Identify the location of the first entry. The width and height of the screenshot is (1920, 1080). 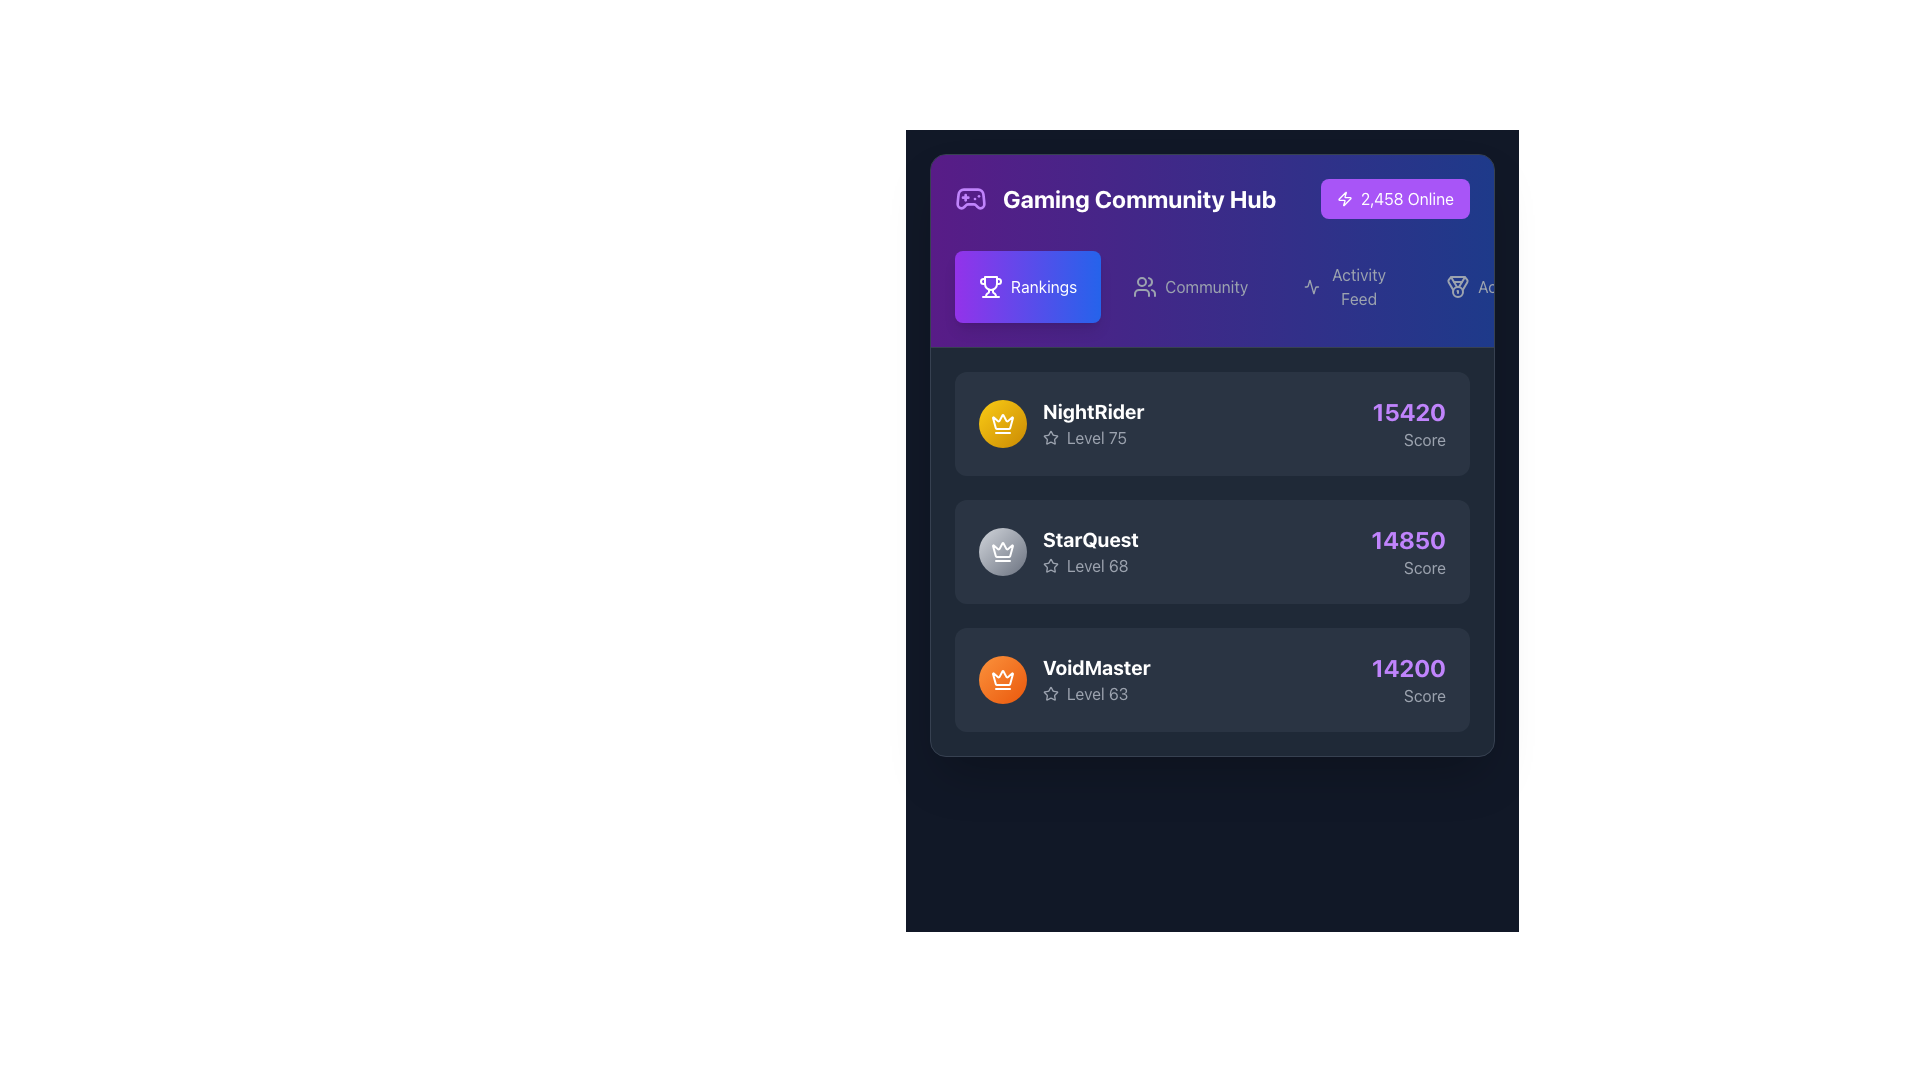
(1211, 423).